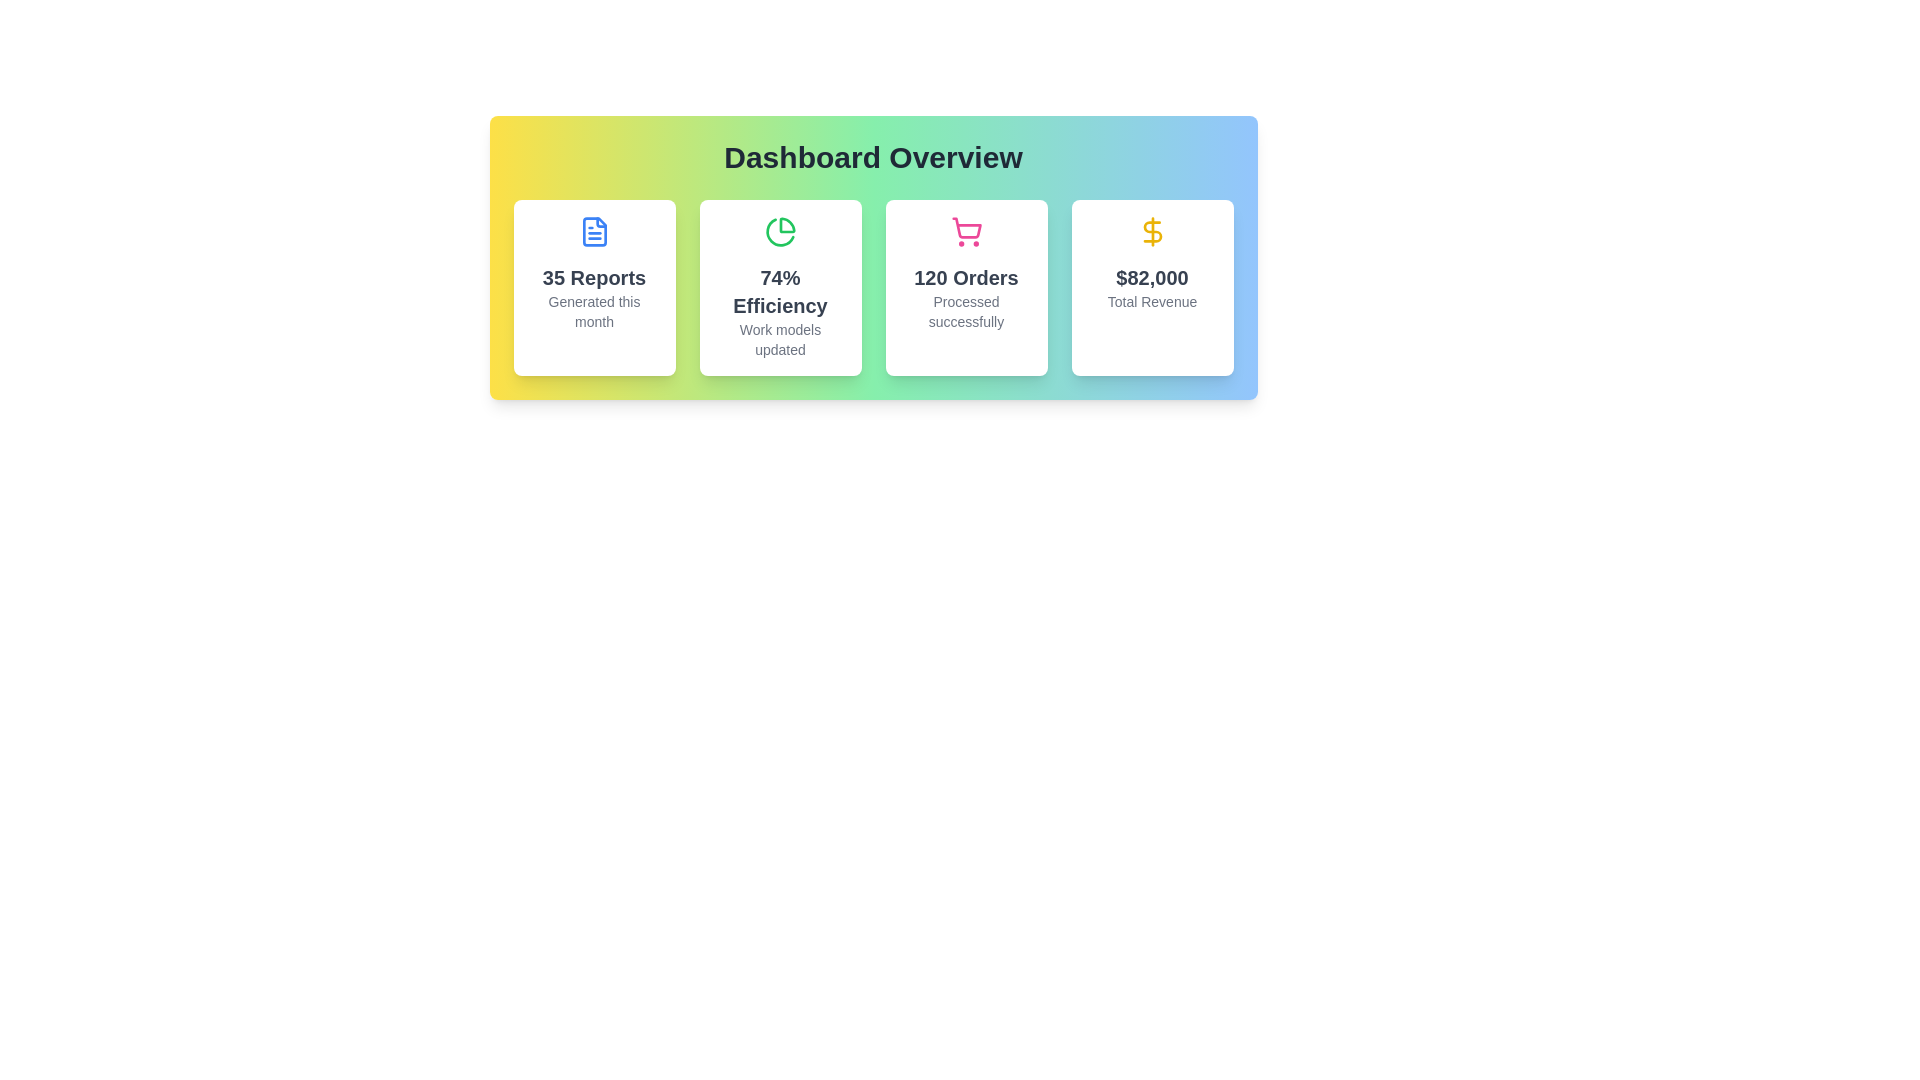 This screenshot has height=1080, width=1920. What do you see at coordinates (593, 288) in the screenshot?
I see `the Informational Tile that features a blue document icon and displays '35 Reports' and 'Generated this month', located at the top-left corner of the grid layout` at bounding box center [593, 288].